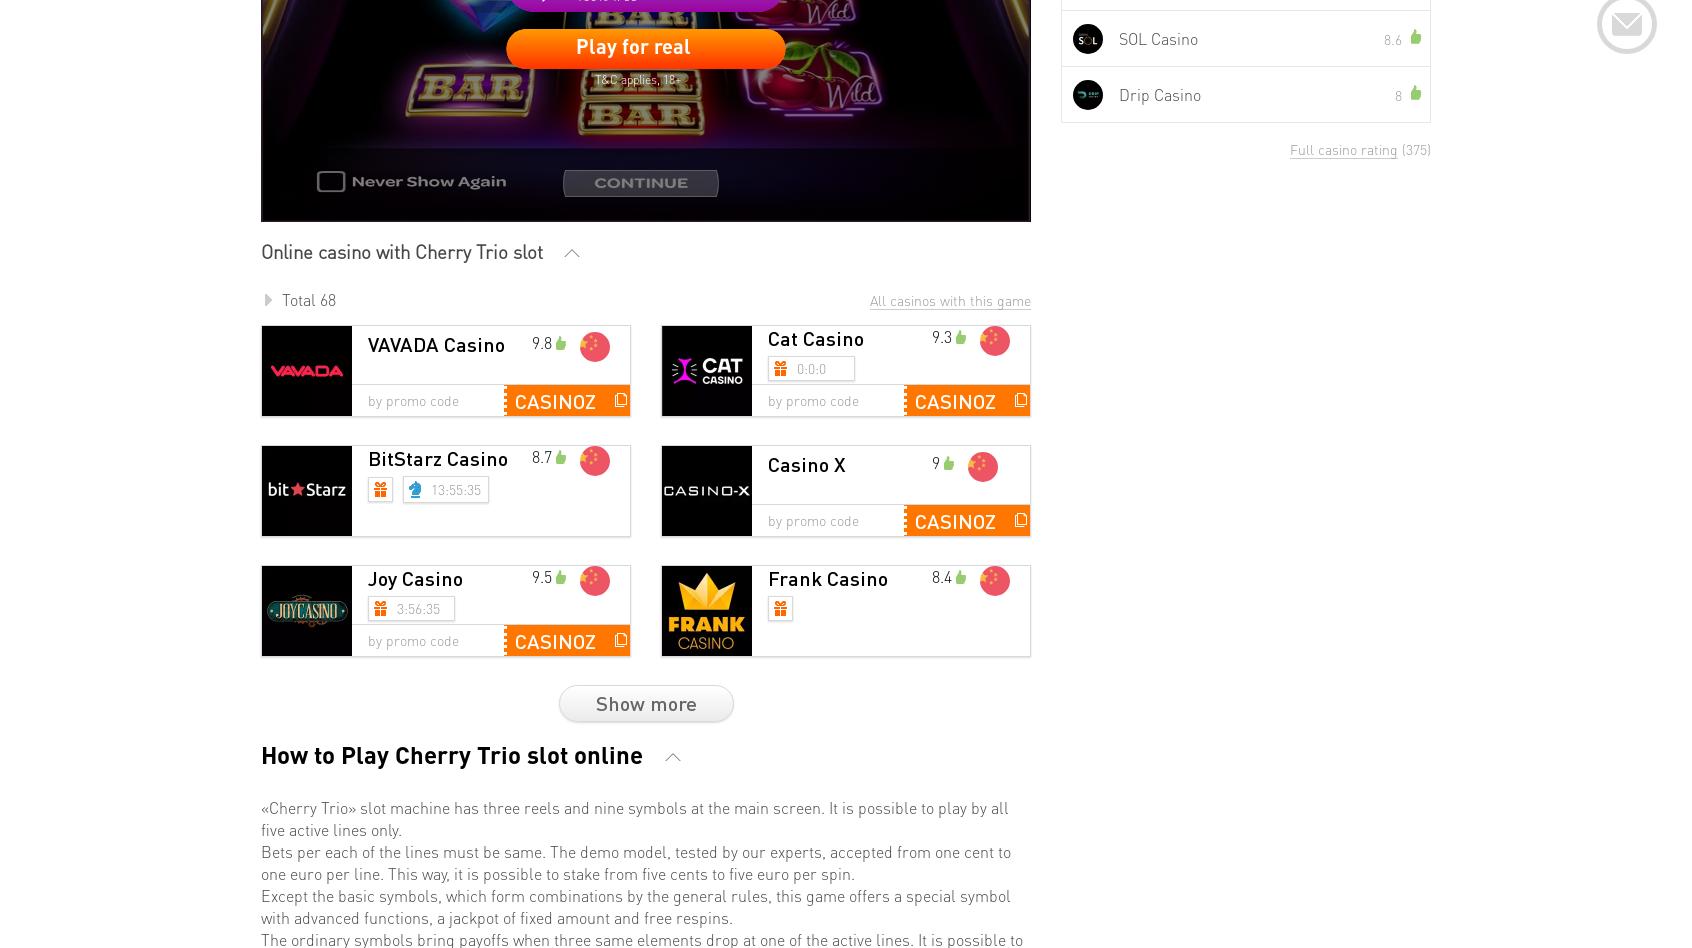  What do you see at coordinates (636, 904) in the screenshot?
I see `'Except the basic symbols, which form combinations by the general rules, this game offers a special symbol with advanced functions, a jackpot of fixed amount and free respins.'` at bounding box center [636, 904].